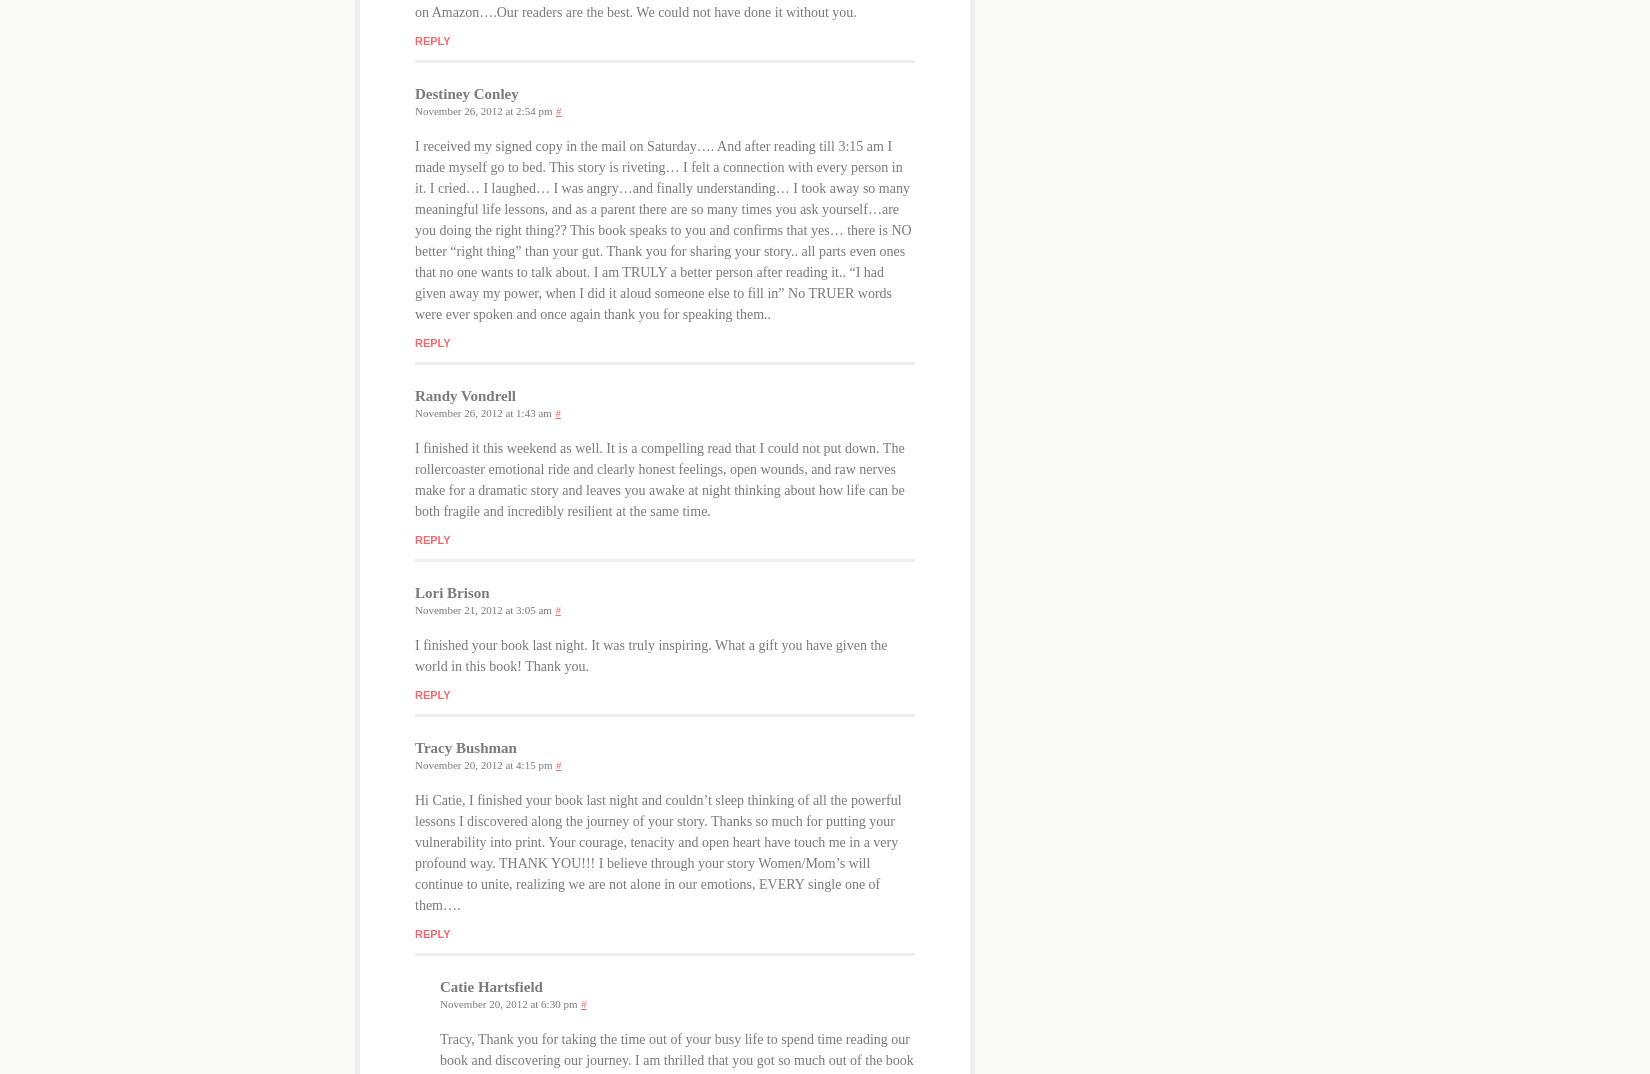 Image resolution: width=1650 pixels, height=1074 pixels. Describe the element at coordinates (657, 852) in the screenshot. I see `'Hi Catie, I finished your book last night and couldn’t sleep thinking of all the powerful lessons I discovered along the journey of your story.  Thanks so much for putting your vulnerability into print.  Your courage, tenacity and open heart have touch me in a very profound way.  THANK YOU!!!   I believe through your story Women/Mom’s will continue to unite, realizing we are not alone in our emotions, EVERY single one of them….'` at that location.